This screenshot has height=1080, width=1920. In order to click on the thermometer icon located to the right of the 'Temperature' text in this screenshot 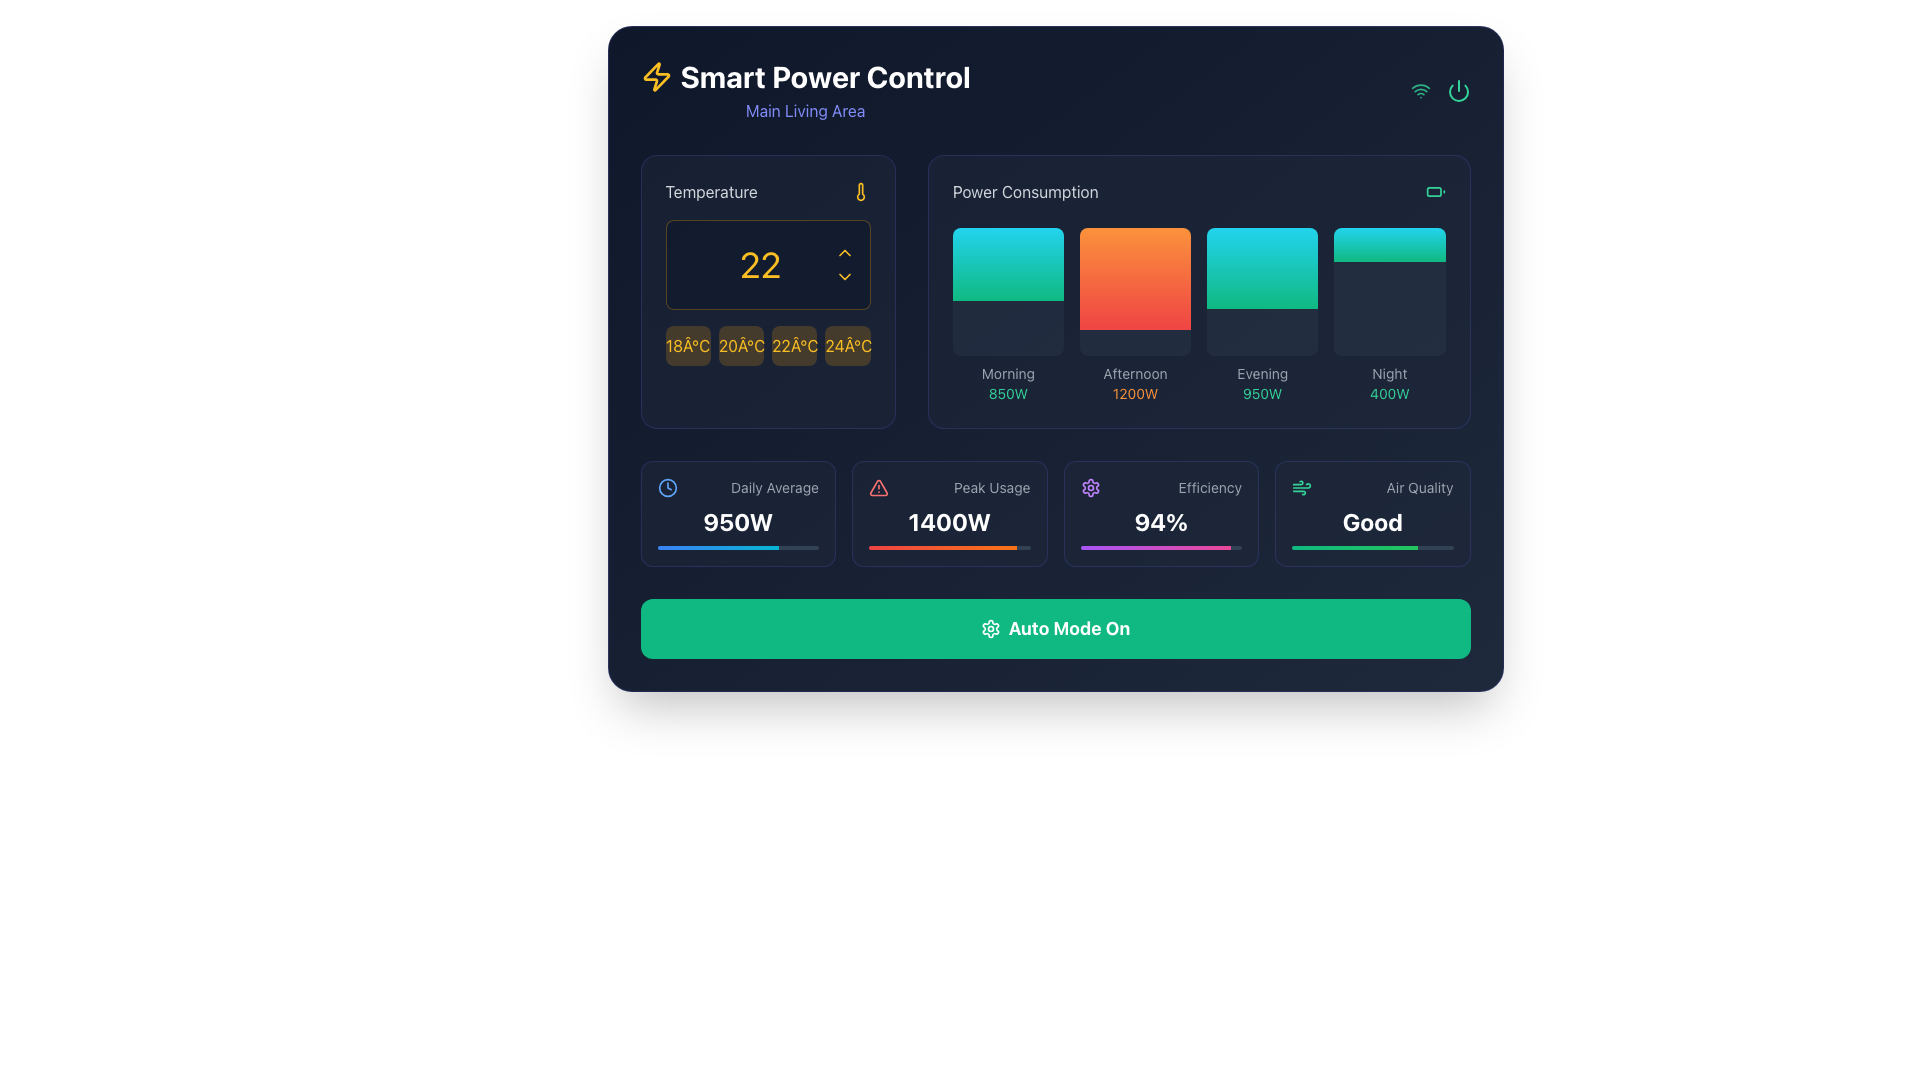, I will do `click(860, 192)`.